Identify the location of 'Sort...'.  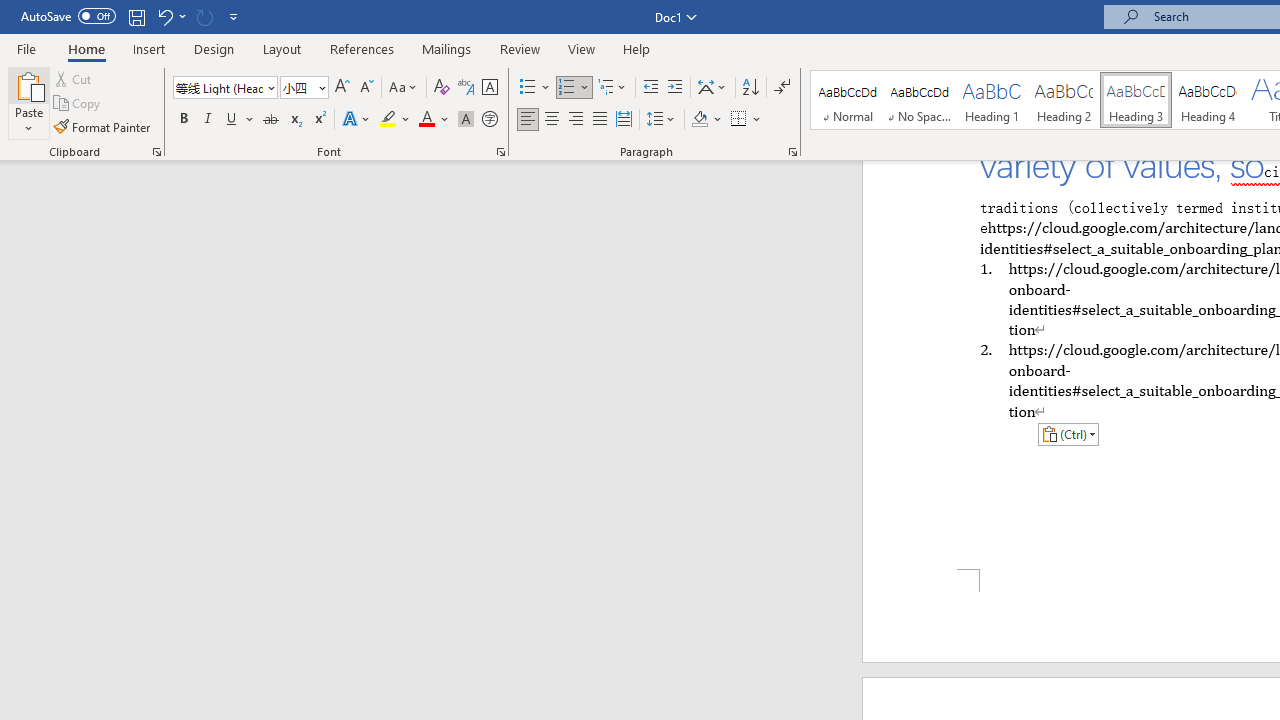
(749, 86).